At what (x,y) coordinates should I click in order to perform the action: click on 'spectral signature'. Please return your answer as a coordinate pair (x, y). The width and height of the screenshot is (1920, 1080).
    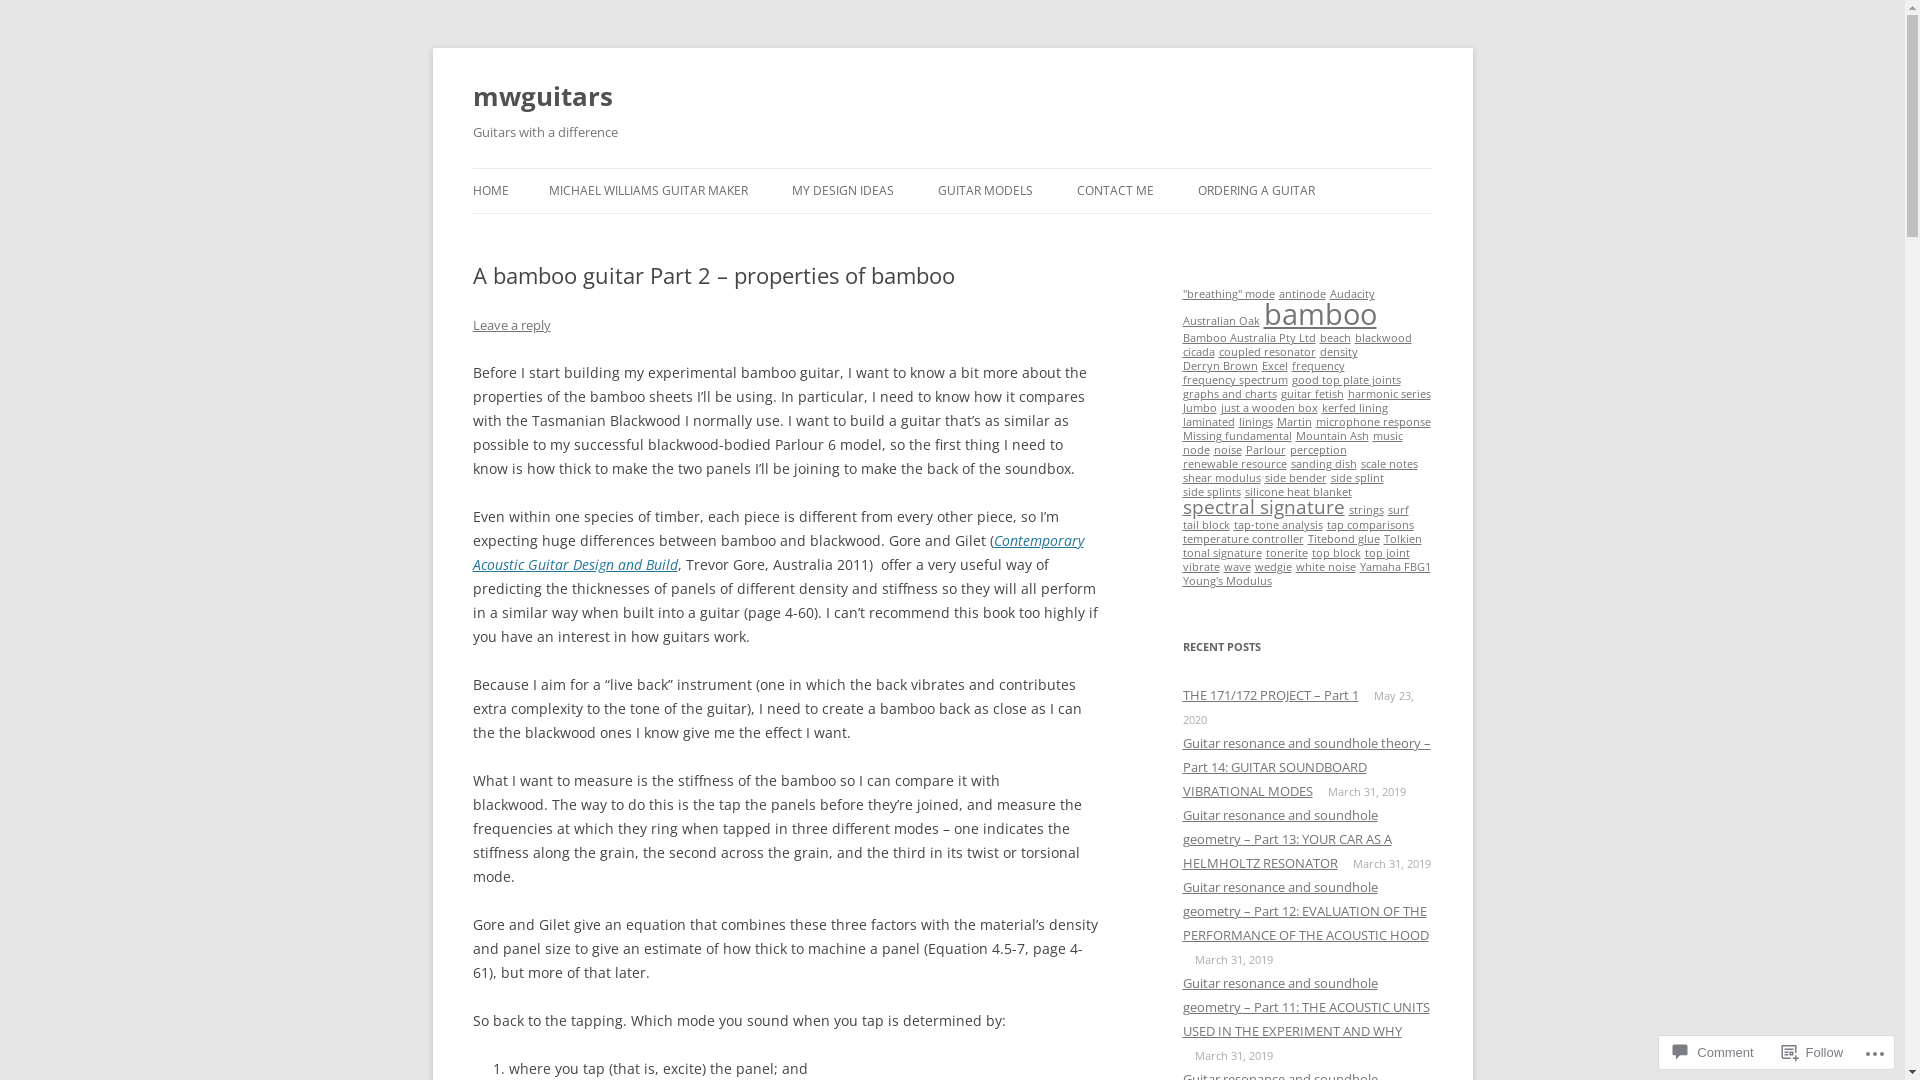
    Looking at the image, I should click on (1261, 505).